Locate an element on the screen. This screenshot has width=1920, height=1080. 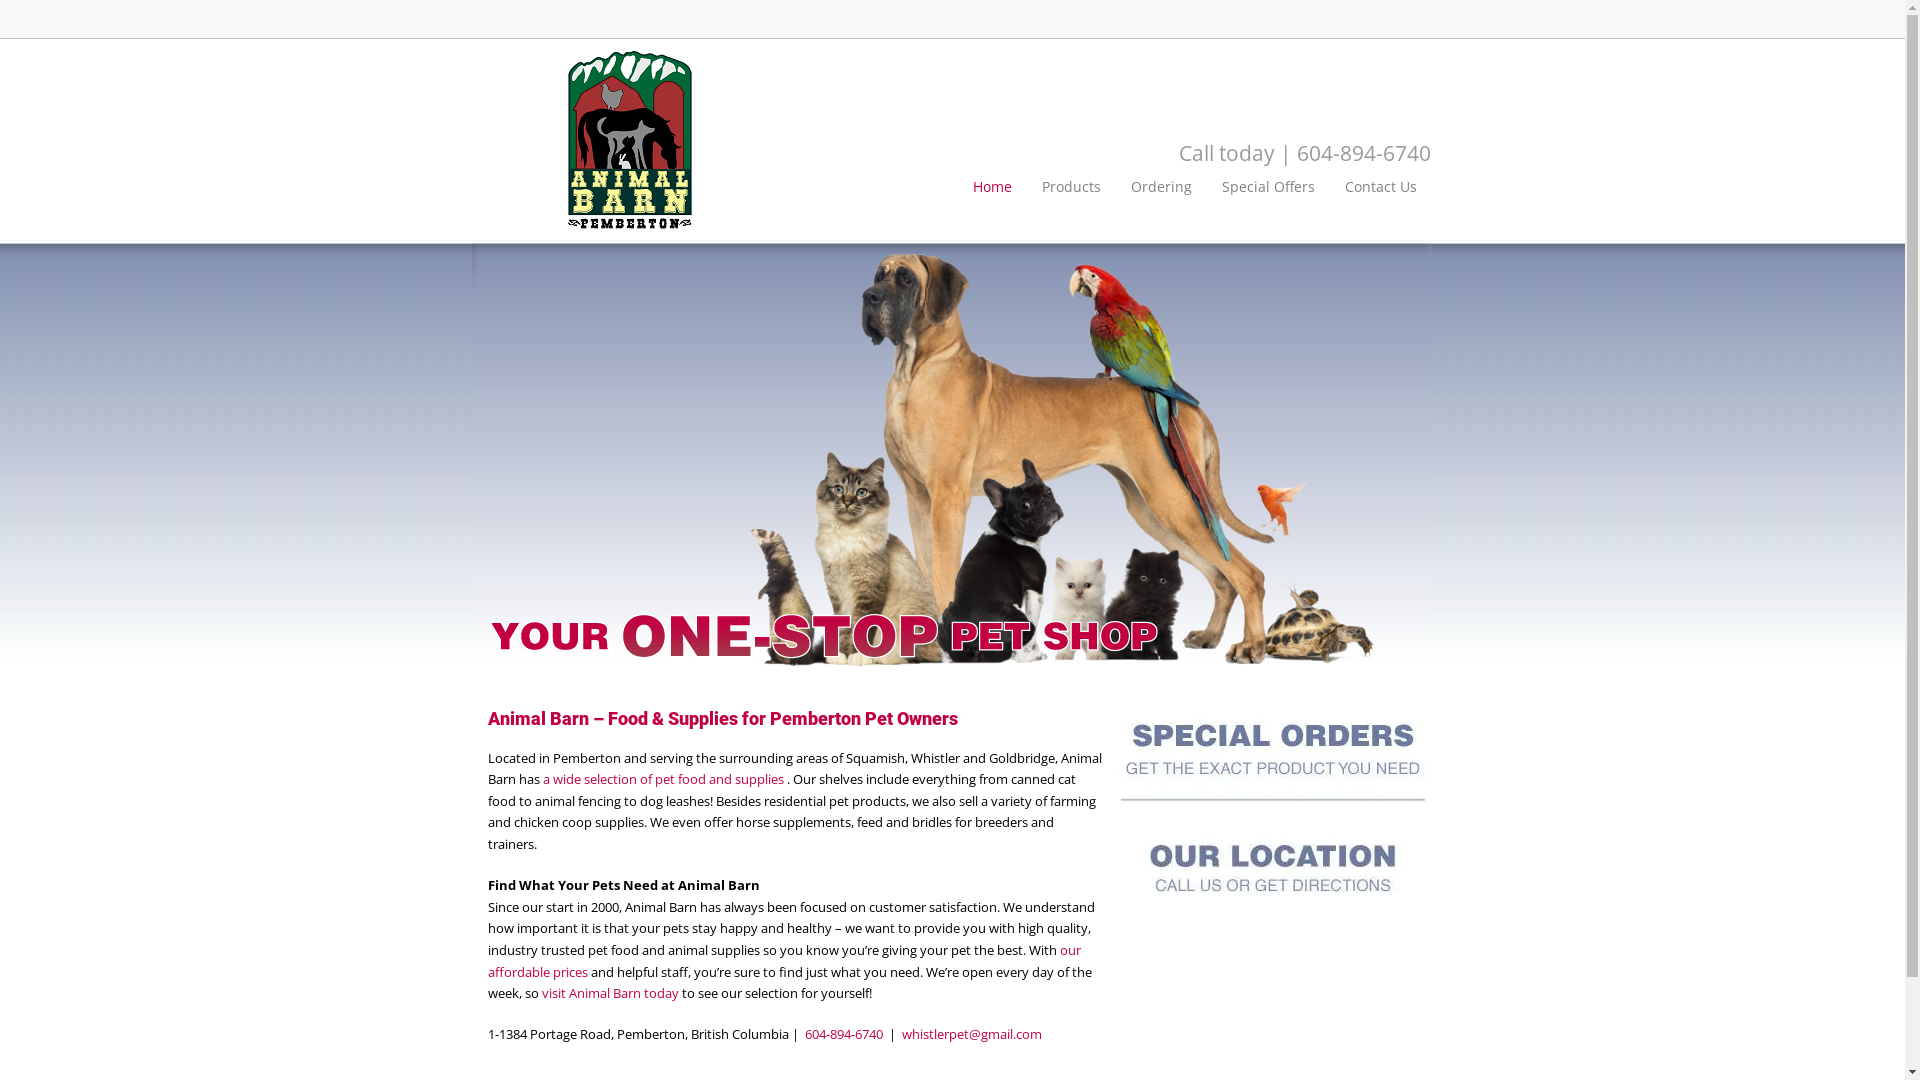
'a wide selection of pet food and supplies' is located at coordinates (663, 778).